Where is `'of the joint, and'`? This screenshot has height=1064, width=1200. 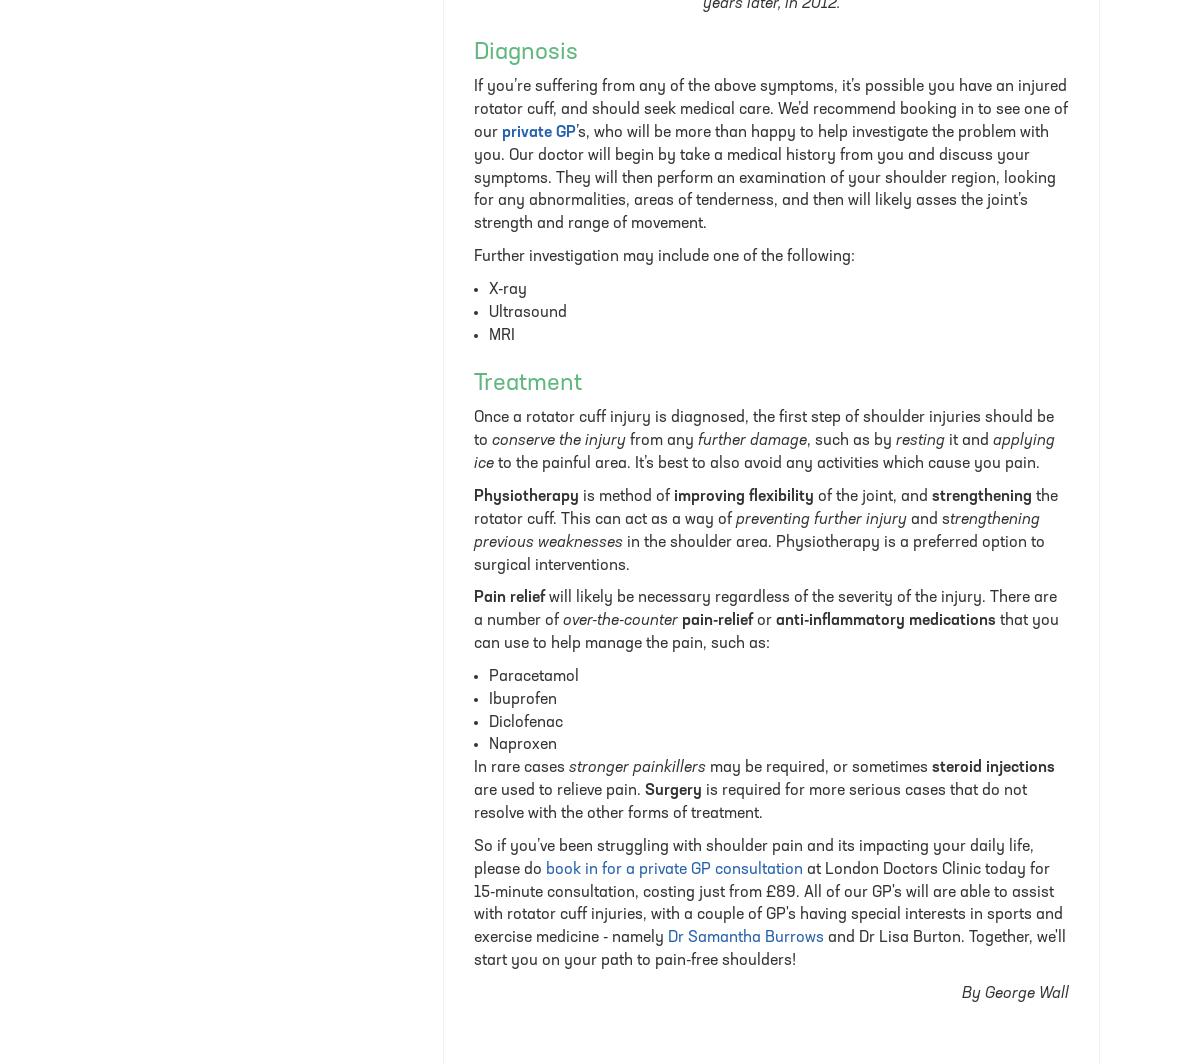 'of the joint, and' is located at coordinates (872, 496).